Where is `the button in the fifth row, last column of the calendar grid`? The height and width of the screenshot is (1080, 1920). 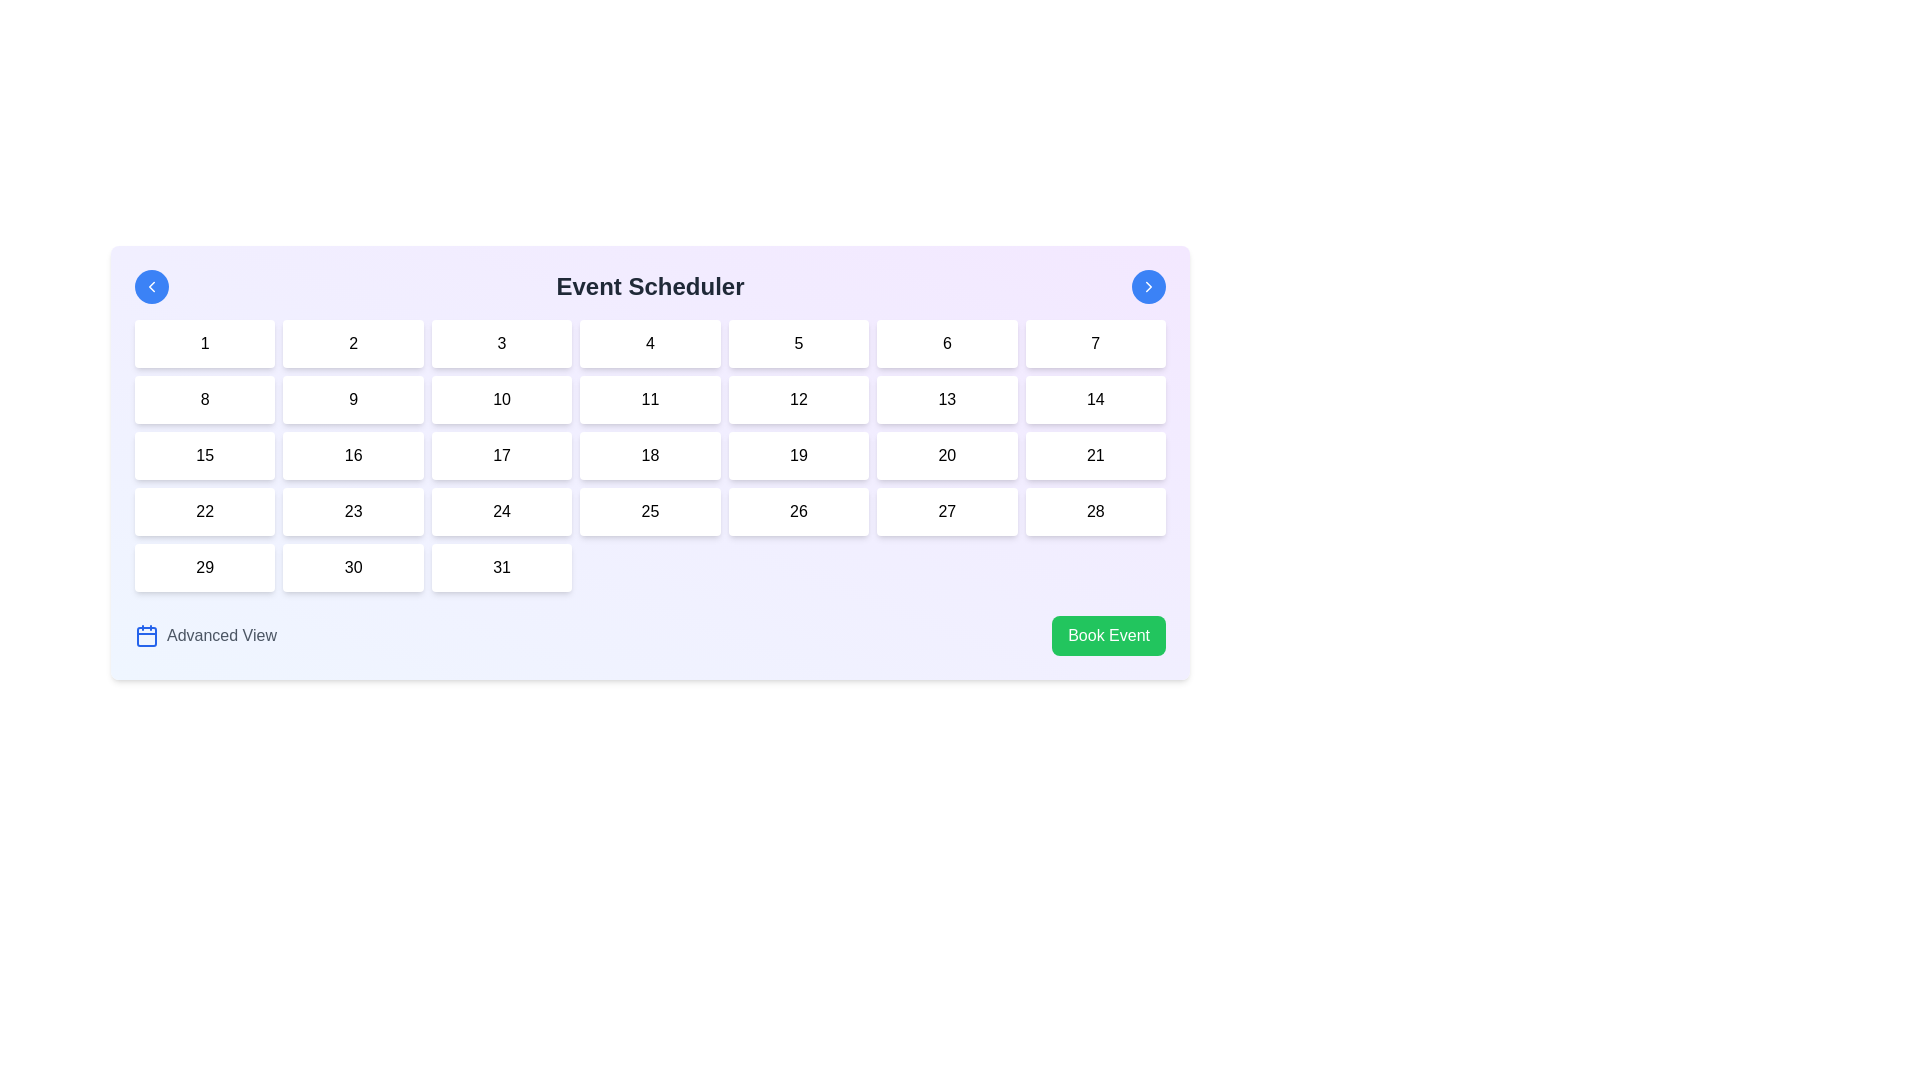 the button in the fifth row, last column of the calendar grid is located at coordinates (1094, 455).